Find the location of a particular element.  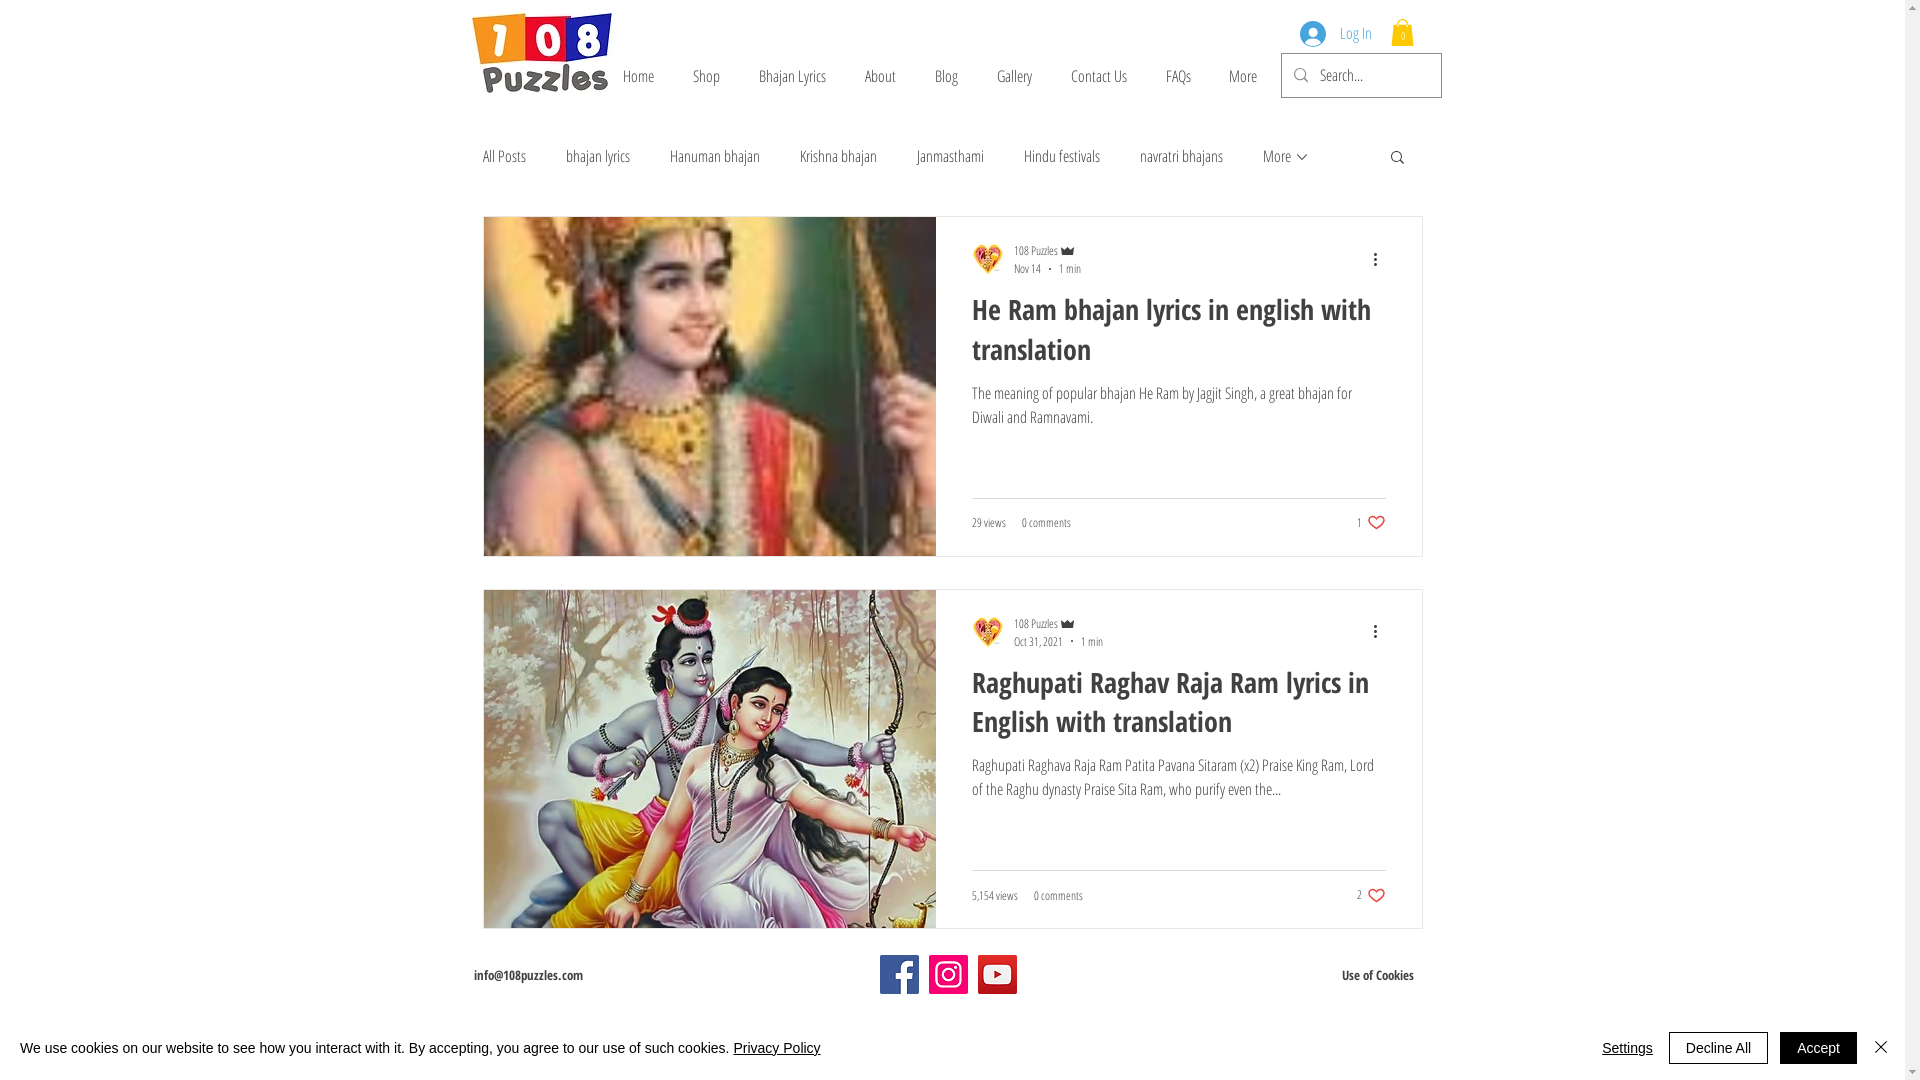

'navratri bhajans' is located at coordinates (1181, 154).